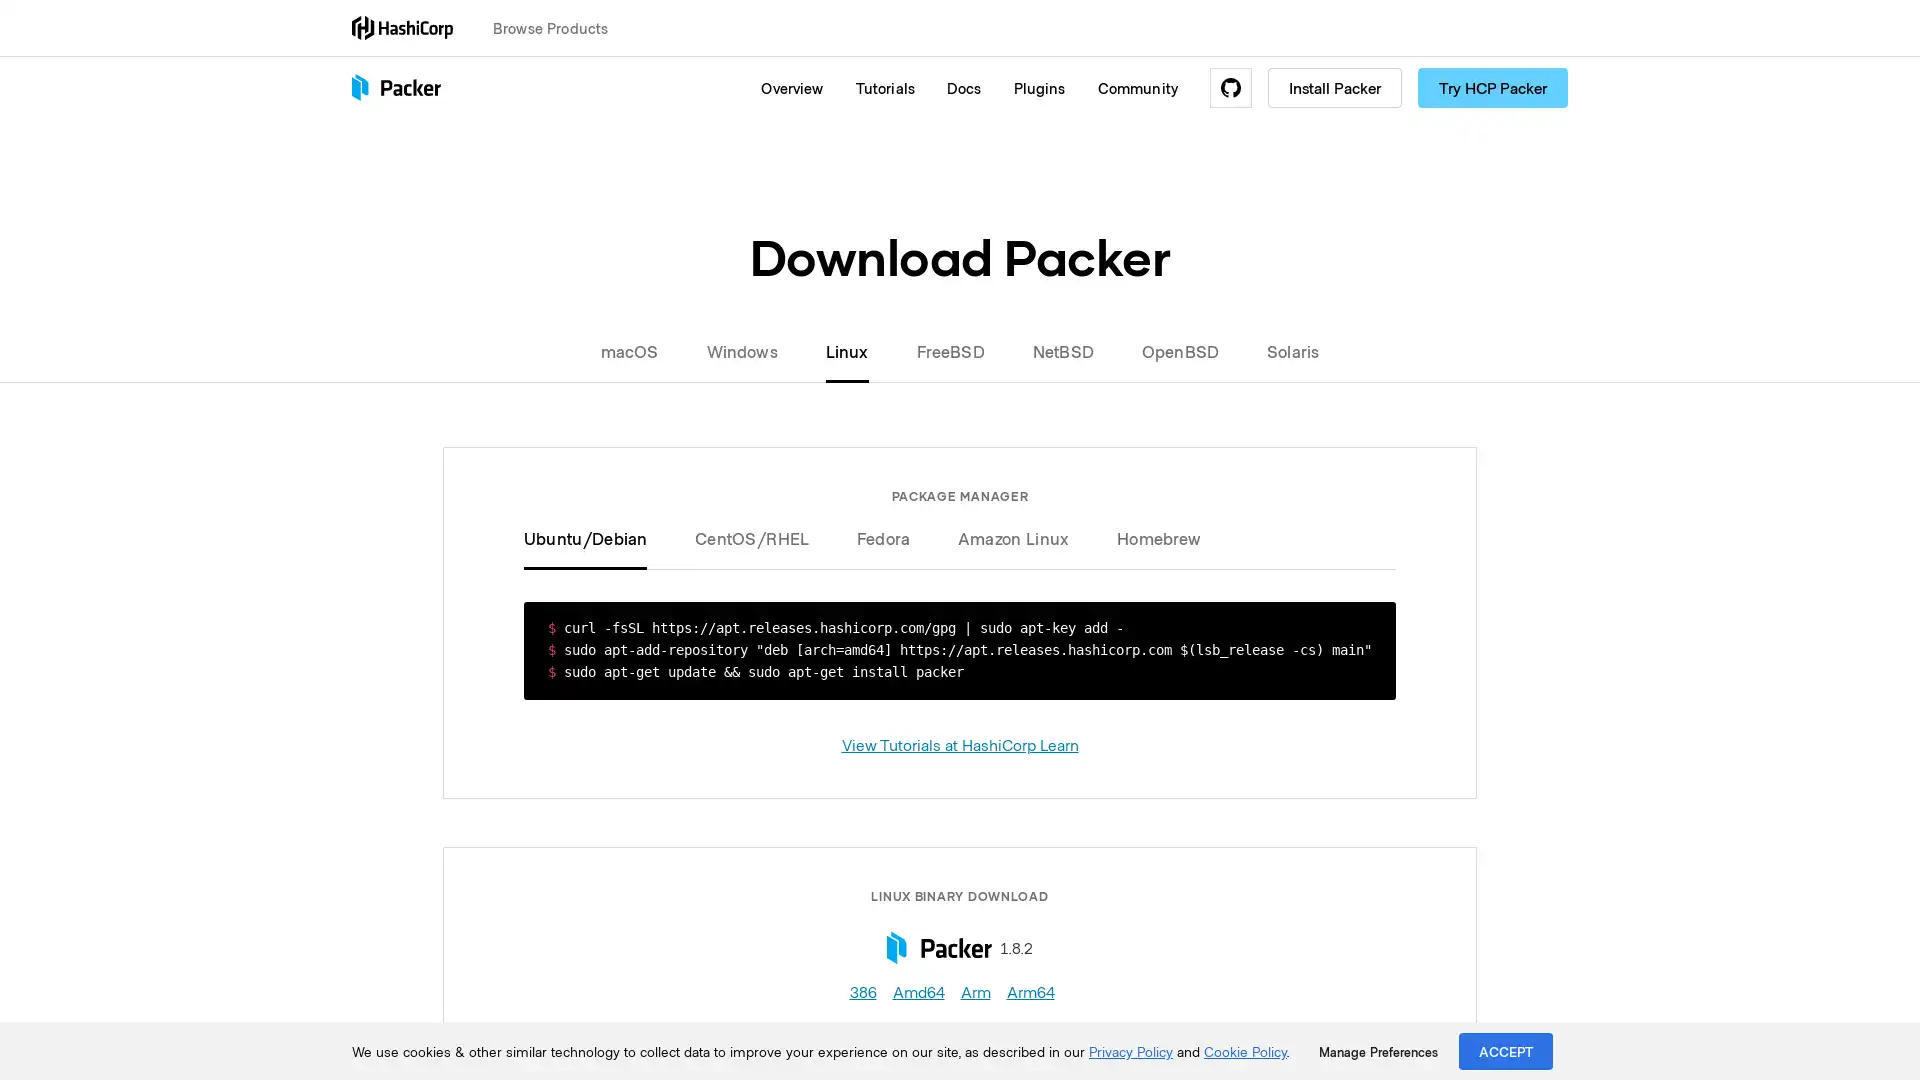 The image size is (1920, 1080). What do you see at coordinates (1147, 536) in the screenshot?
I see `Homebrew` at bounding box center [1147, 536].